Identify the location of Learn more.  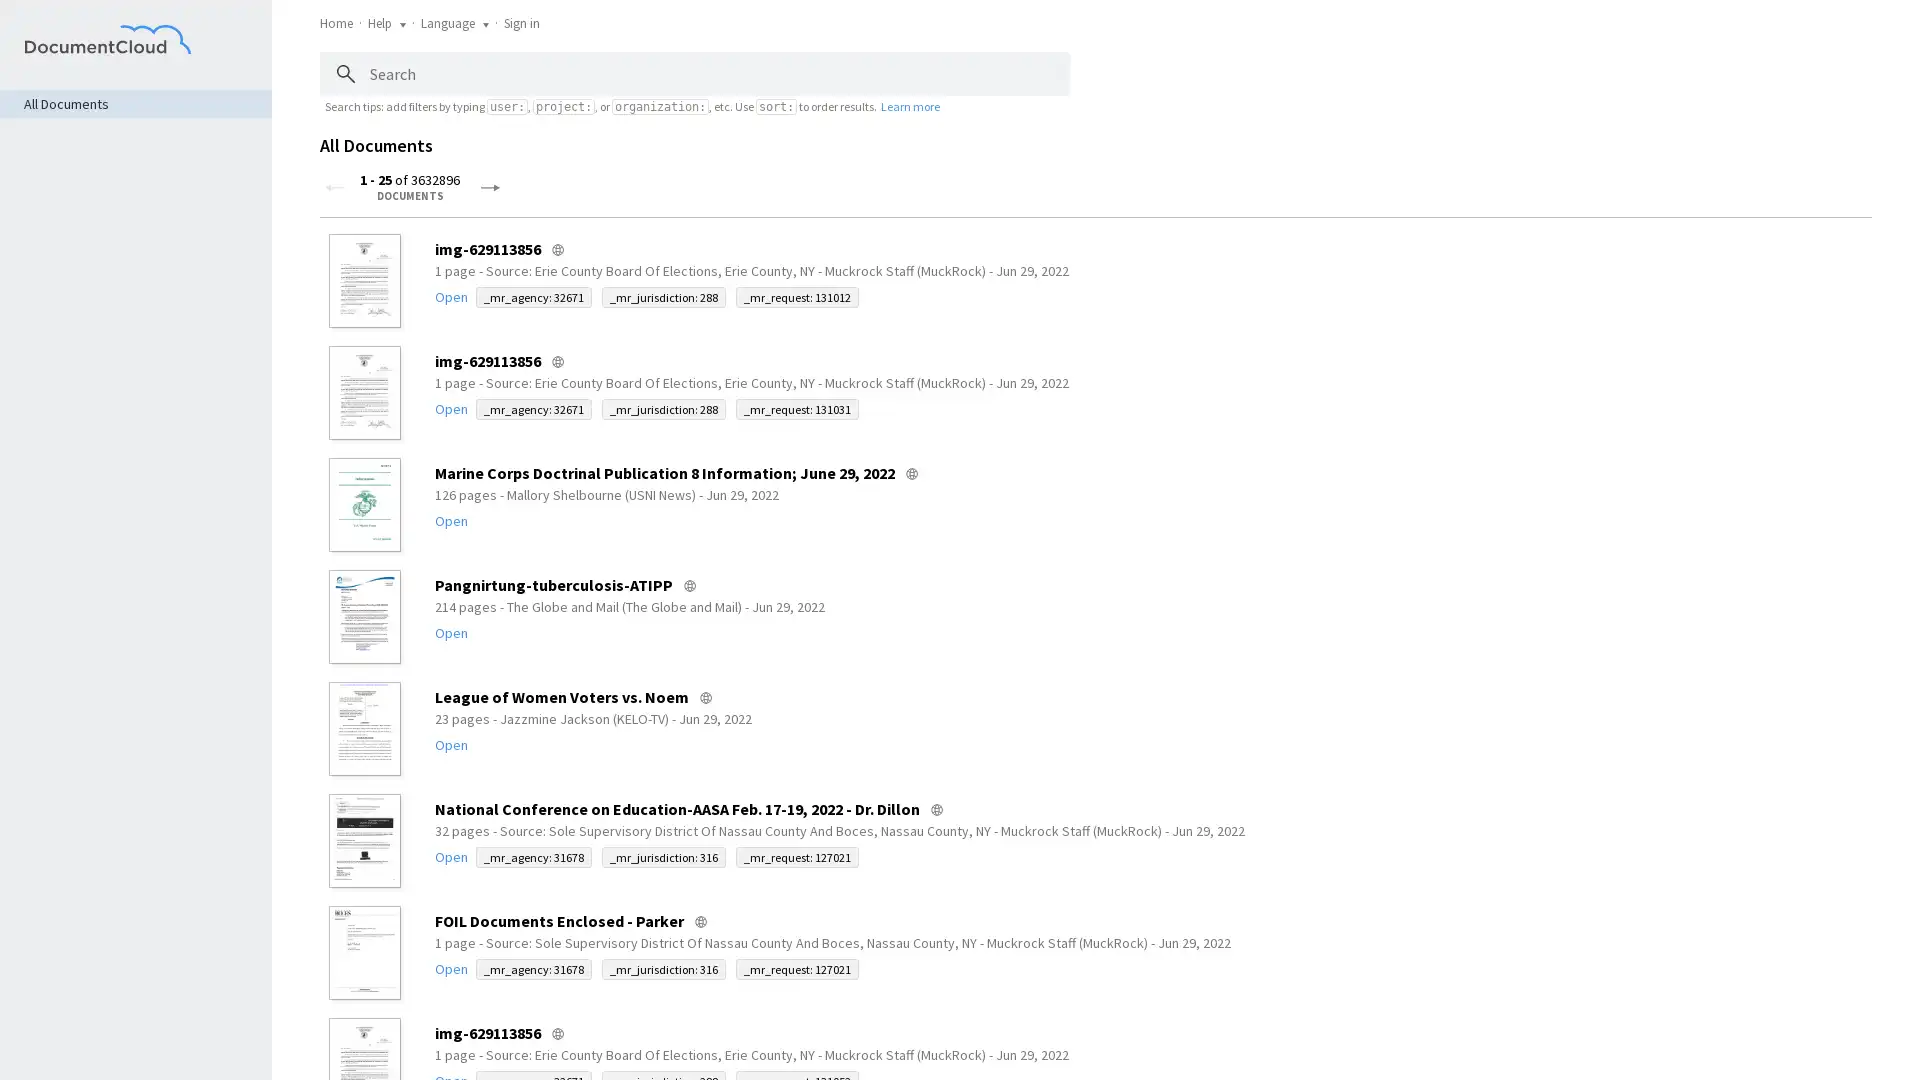
(909, 105).